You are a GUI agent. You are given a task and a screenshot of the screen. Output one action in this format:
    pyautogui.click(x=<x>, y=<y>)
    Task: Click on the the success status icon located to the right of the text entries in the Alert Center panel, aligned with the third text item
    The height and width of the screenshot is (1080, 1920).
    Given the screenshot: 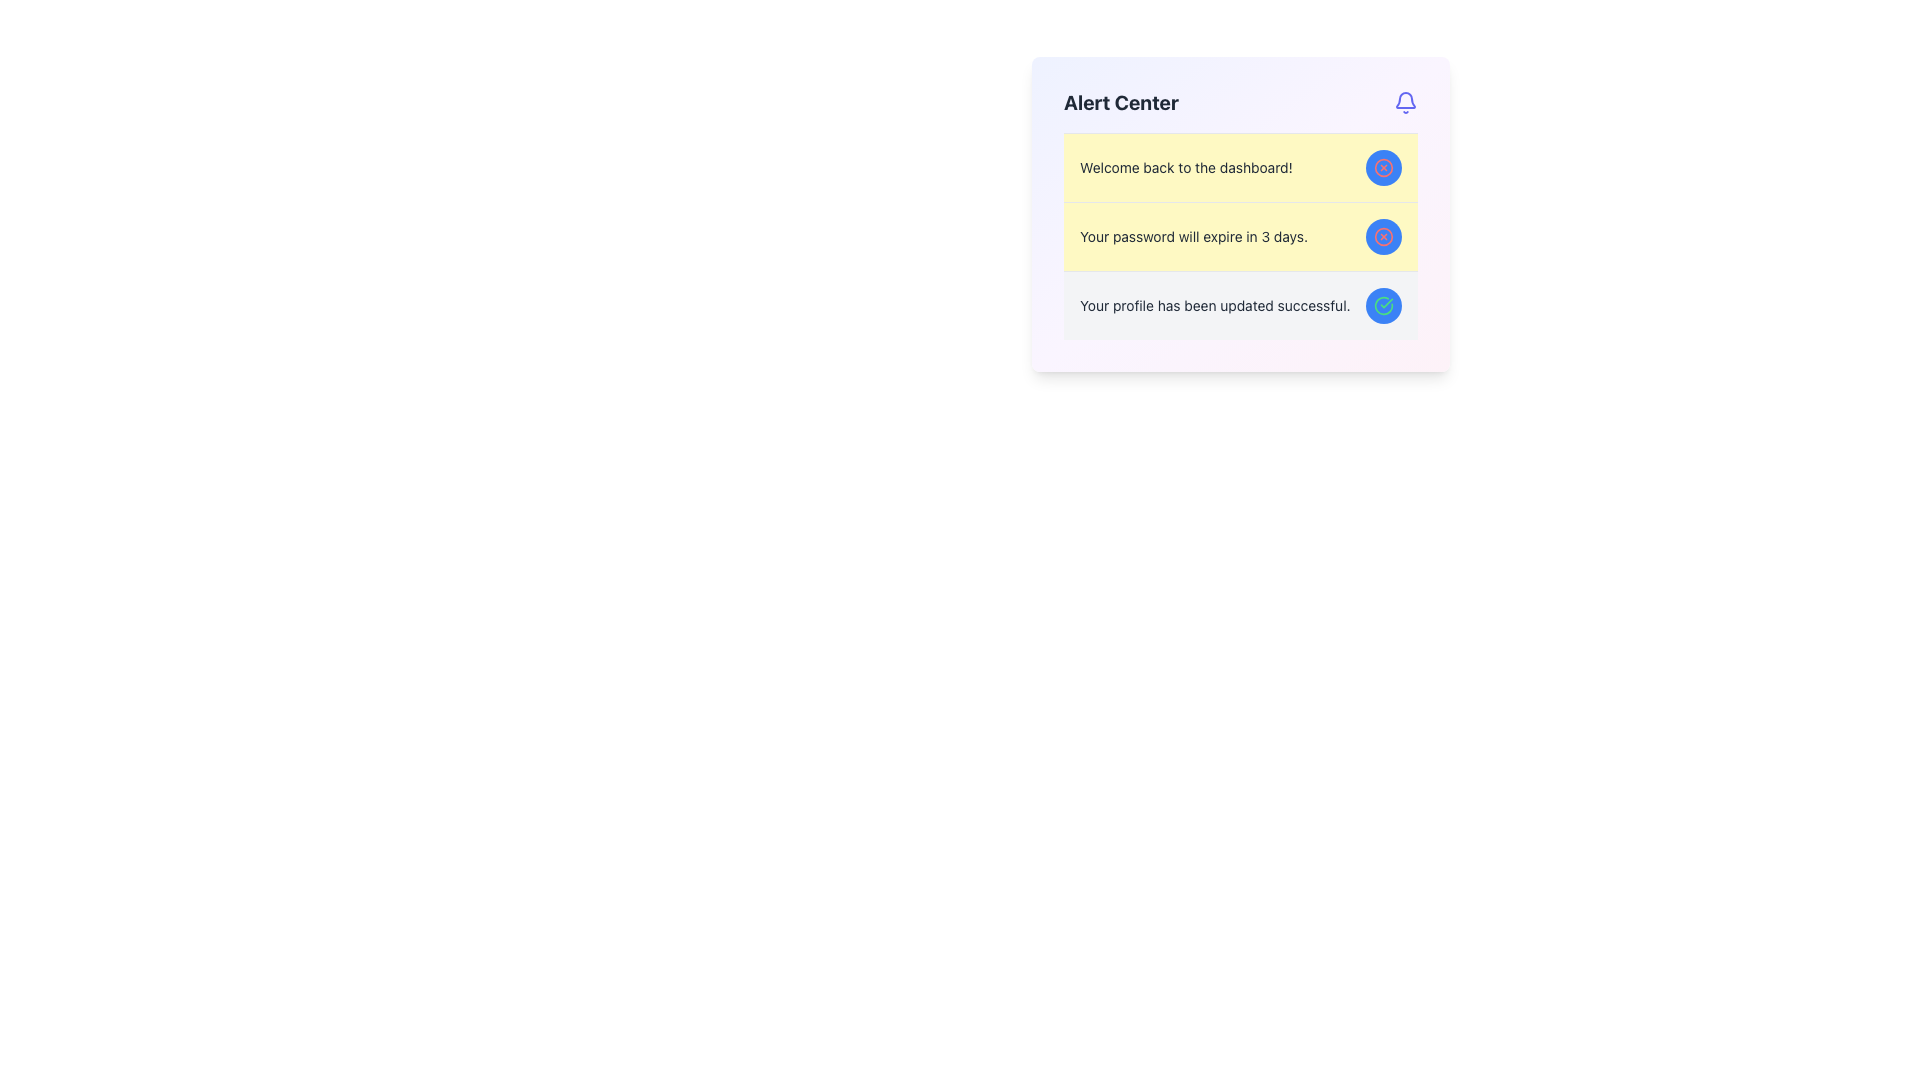 What is the action you would take?
    pyautogui.click(x=1382, y=305)
    